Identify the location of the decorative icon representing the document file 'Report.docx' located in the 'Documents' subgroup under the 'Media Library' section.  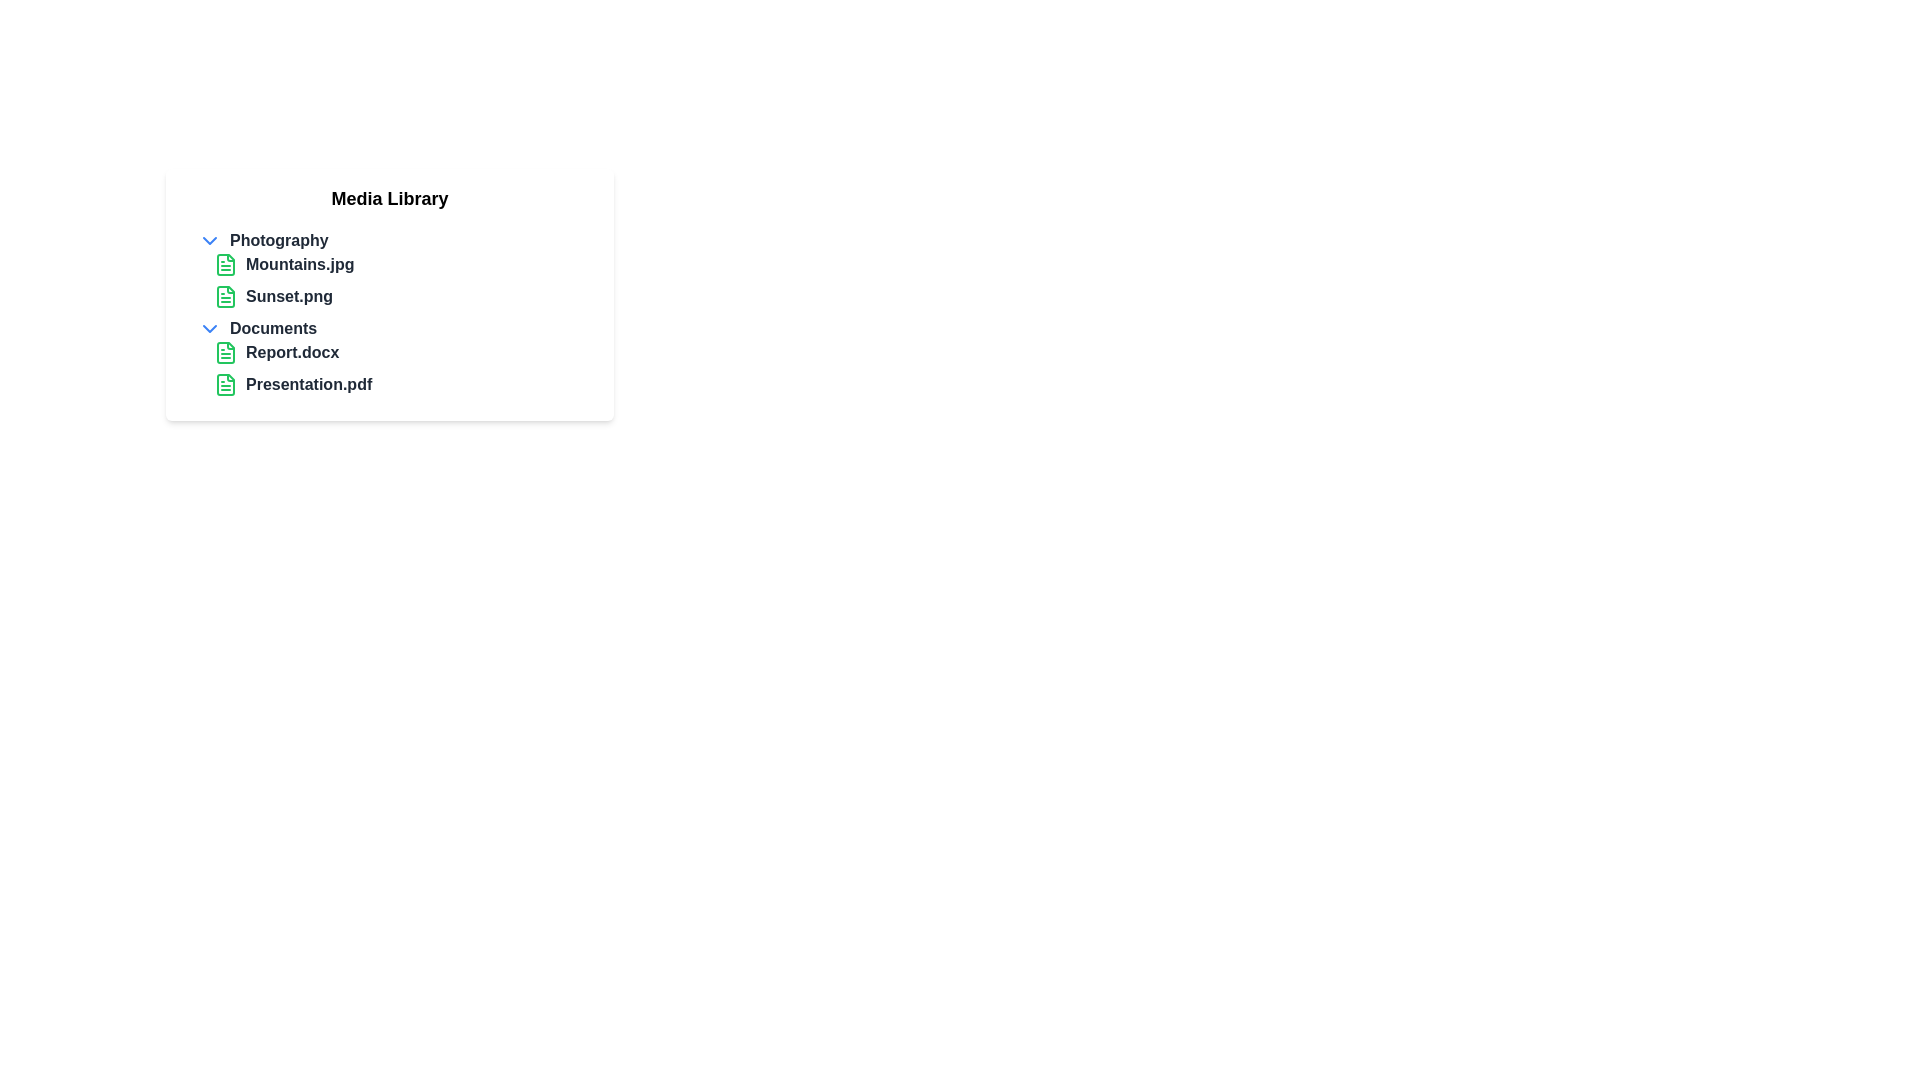
(225, 352).